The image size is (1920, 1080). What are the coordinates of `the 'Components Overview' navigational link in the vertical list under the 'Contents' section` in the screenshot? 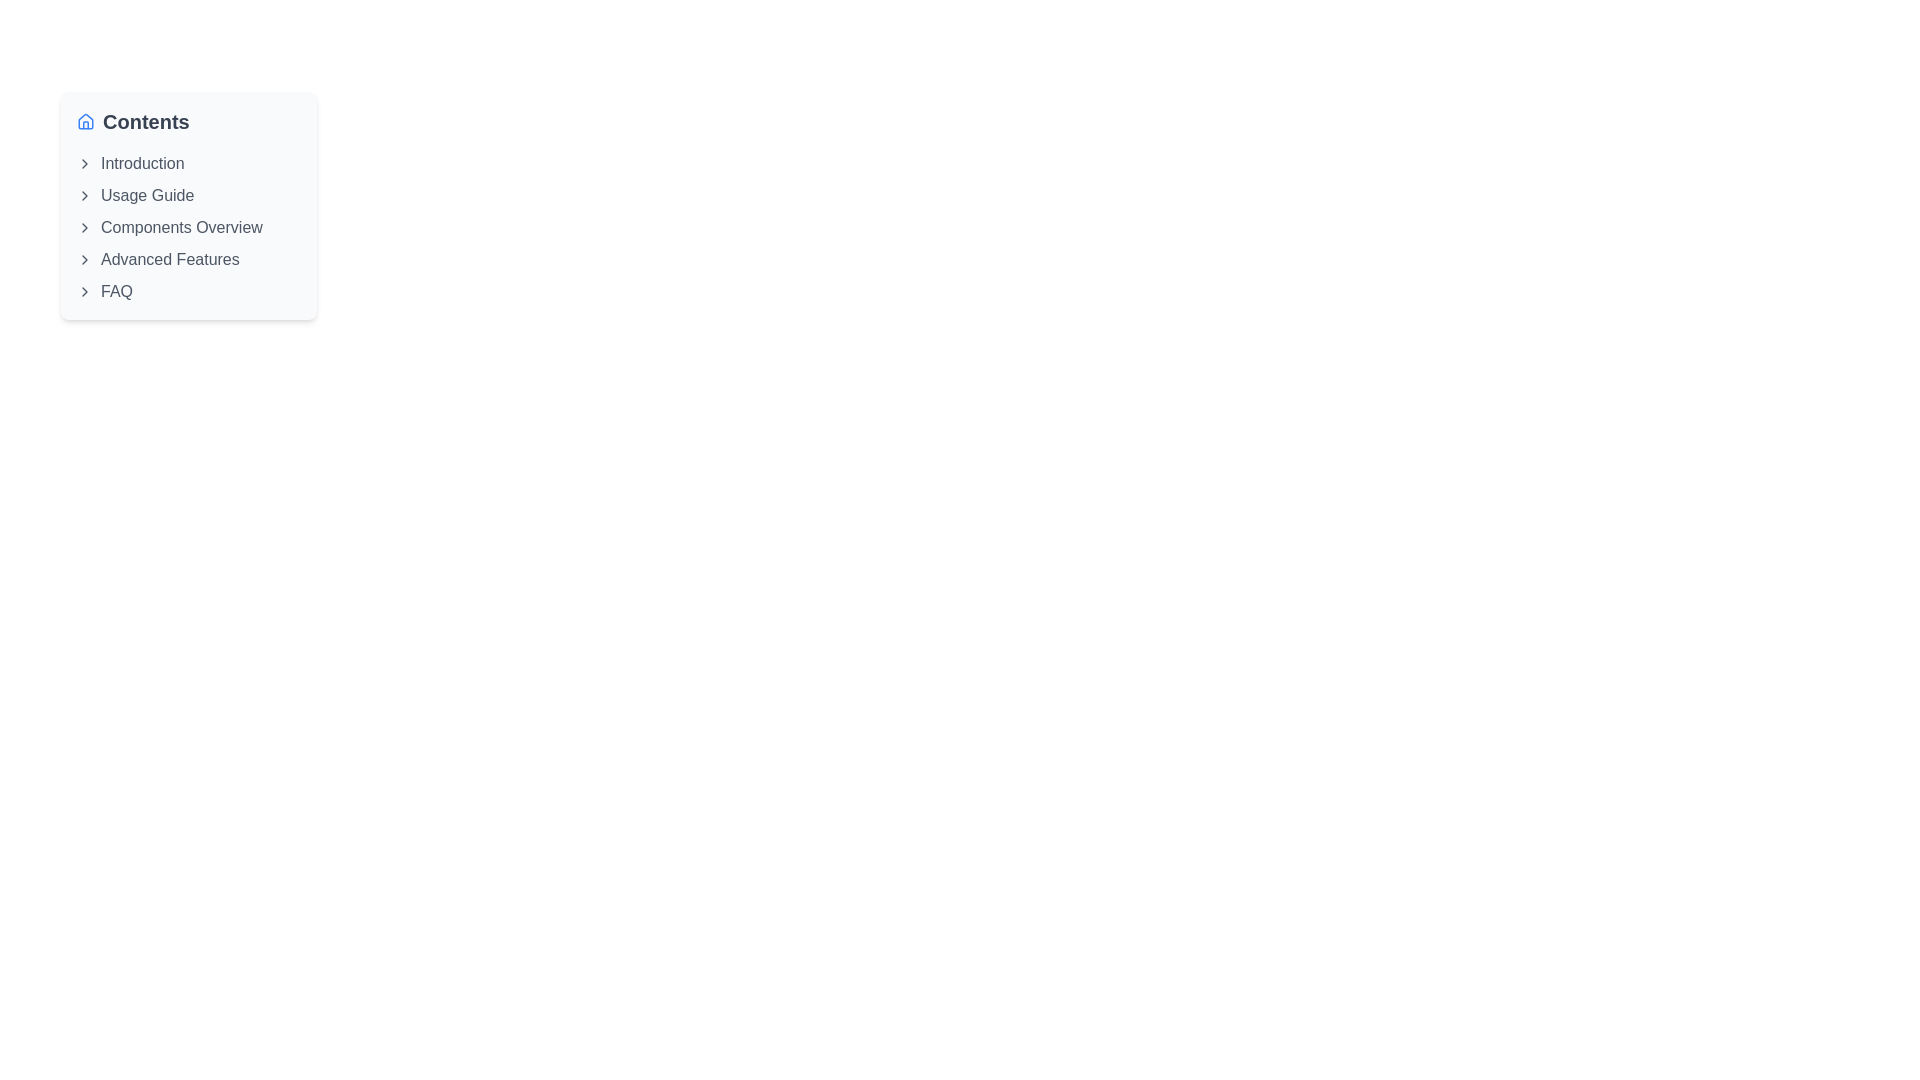 It's located at (188, 226).